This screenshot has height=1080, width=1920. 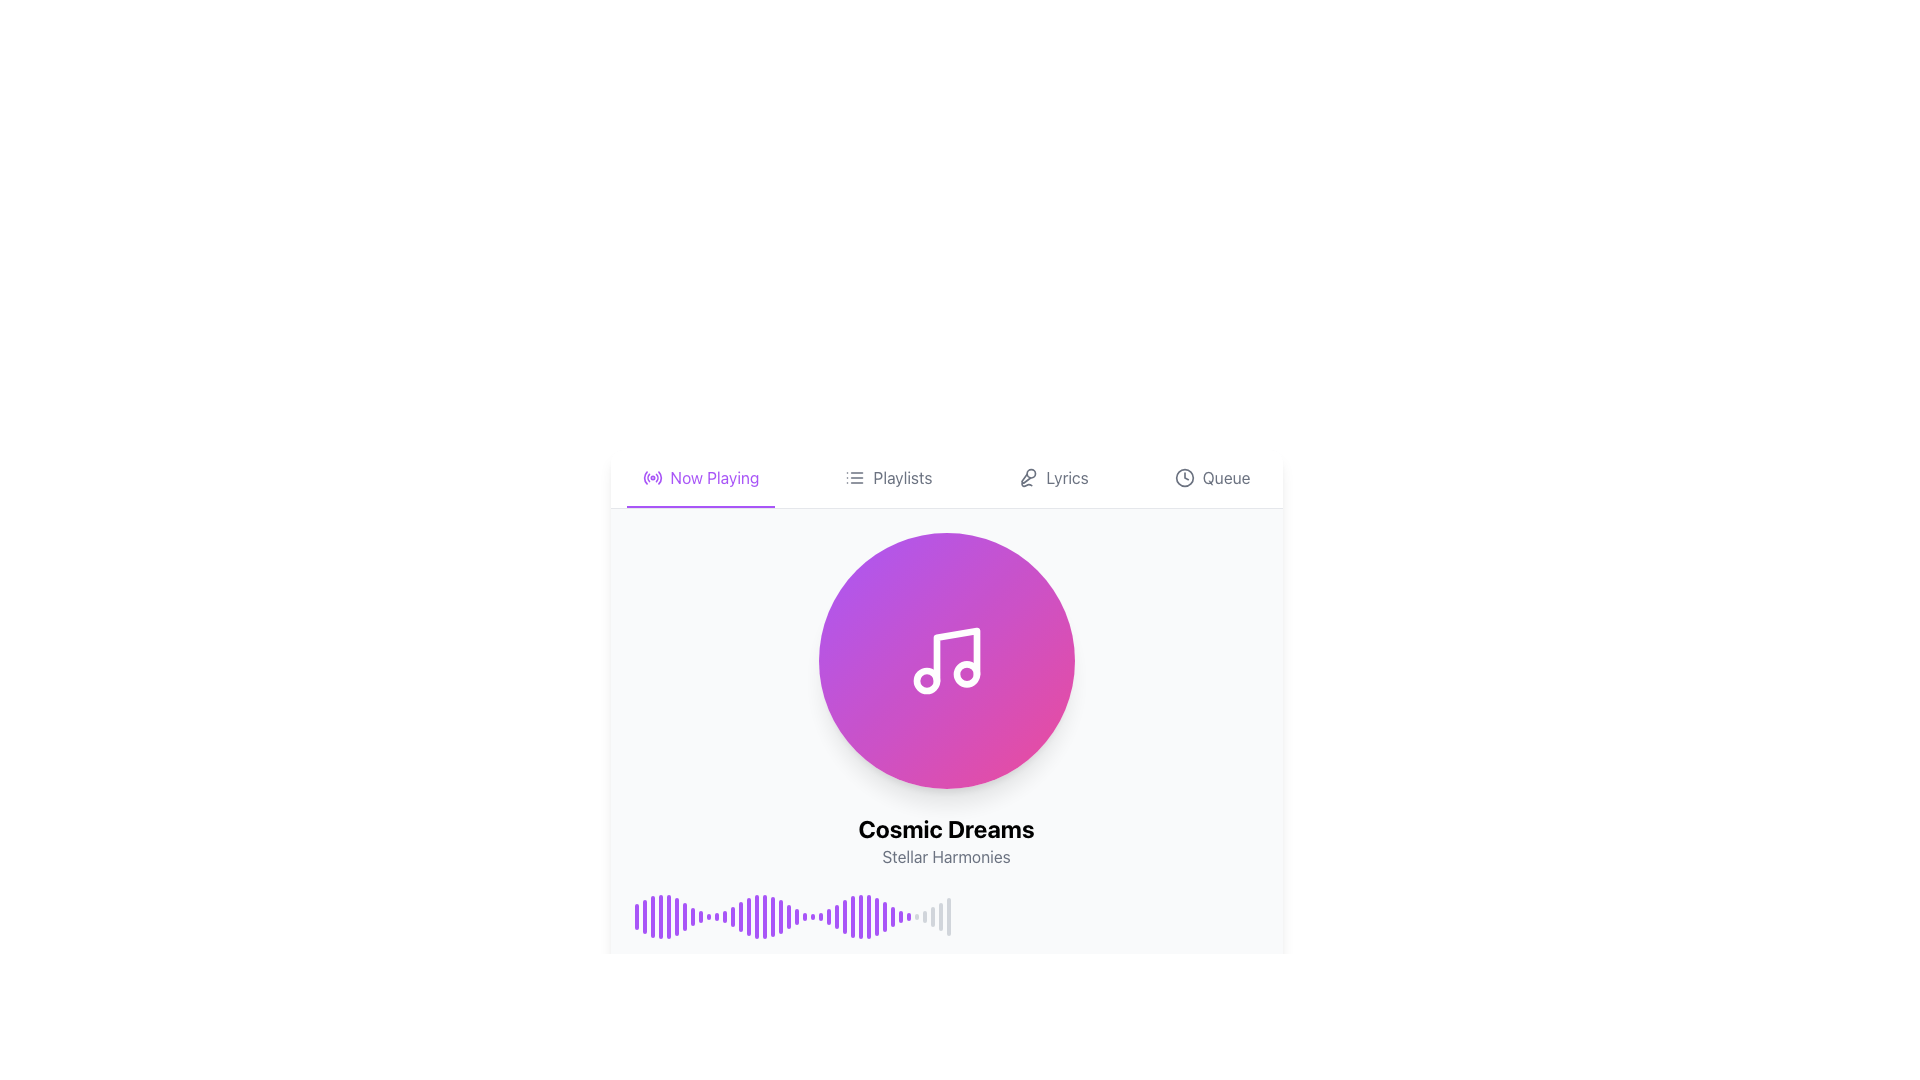 I want to click on the second gray vertical progress bar located beneath the central circular artwork, which is distinct due to its rounded corners and gray color, positioned at the end of a purple waveform pattern, so click(x=923, y=917).